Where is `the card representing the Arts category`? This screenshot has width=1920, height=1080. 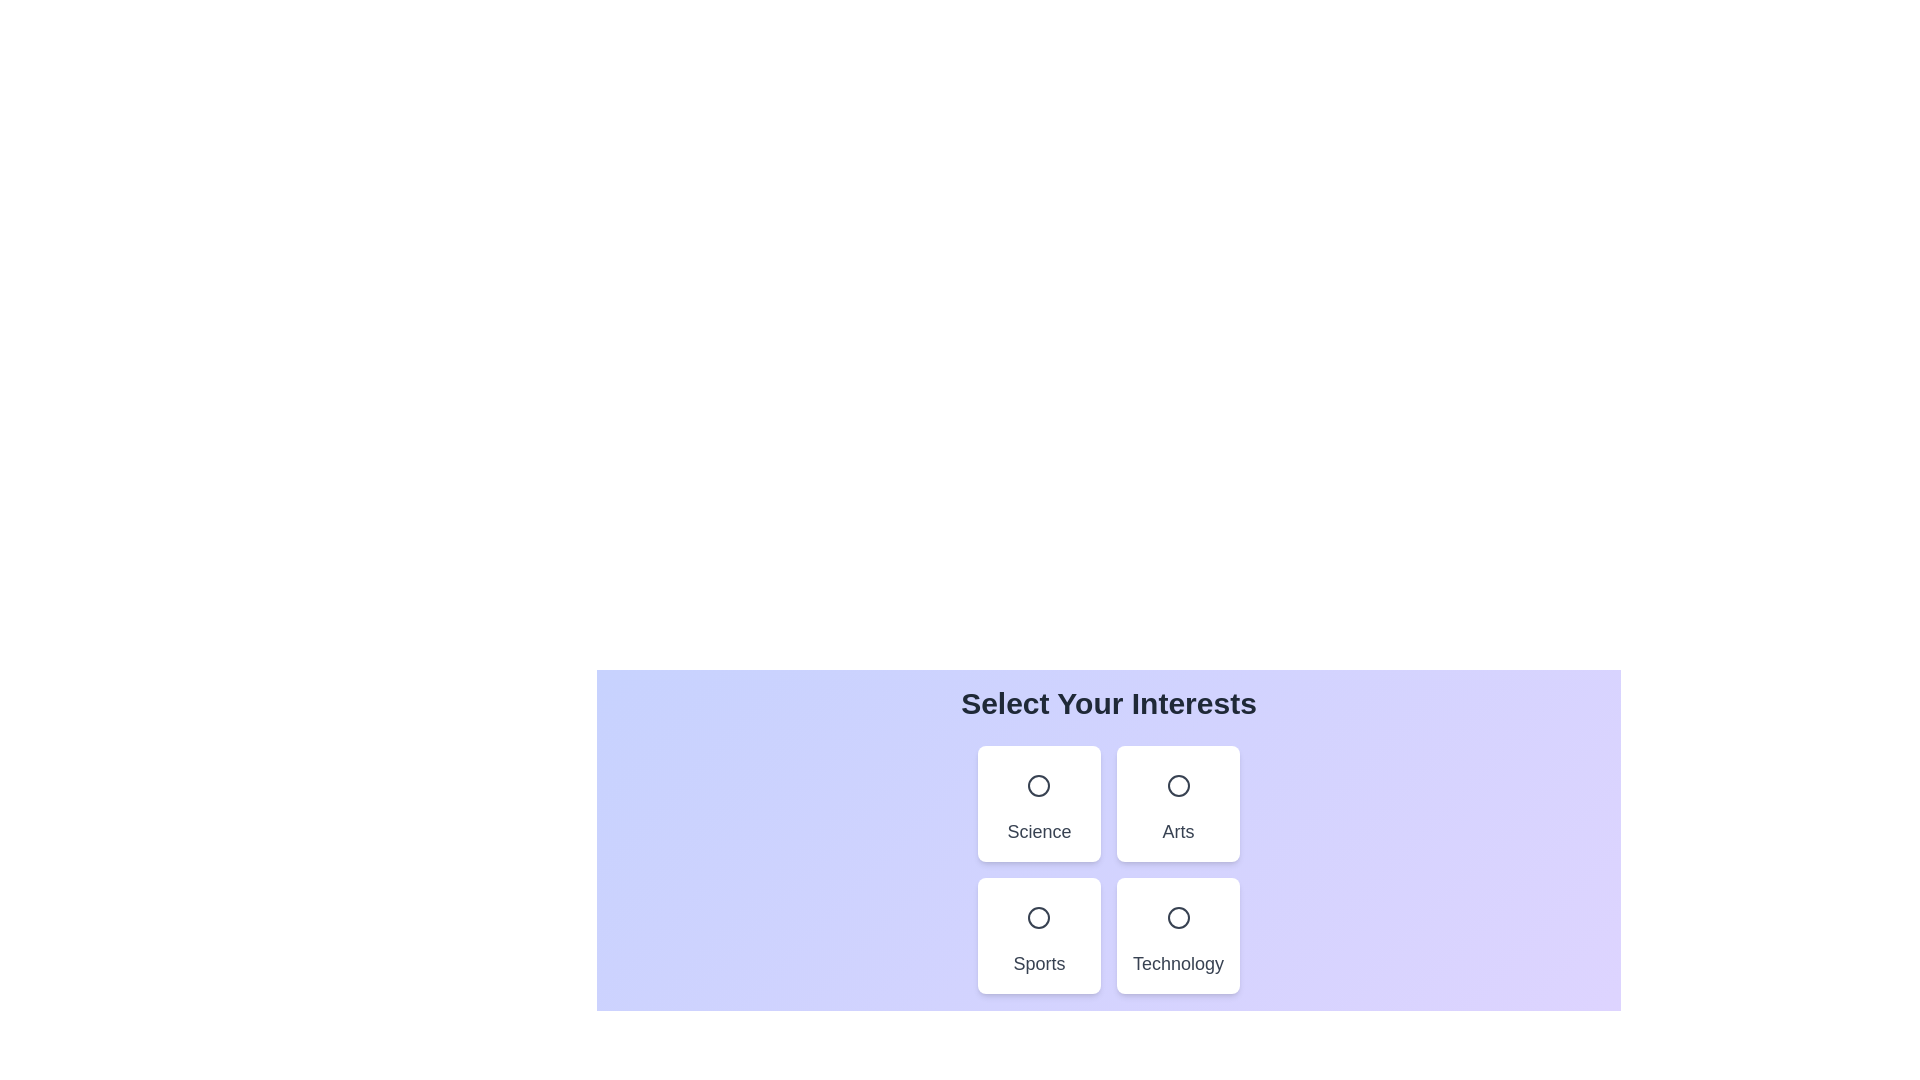 the card representing the Arts category is located at coordinates (1178, 802).